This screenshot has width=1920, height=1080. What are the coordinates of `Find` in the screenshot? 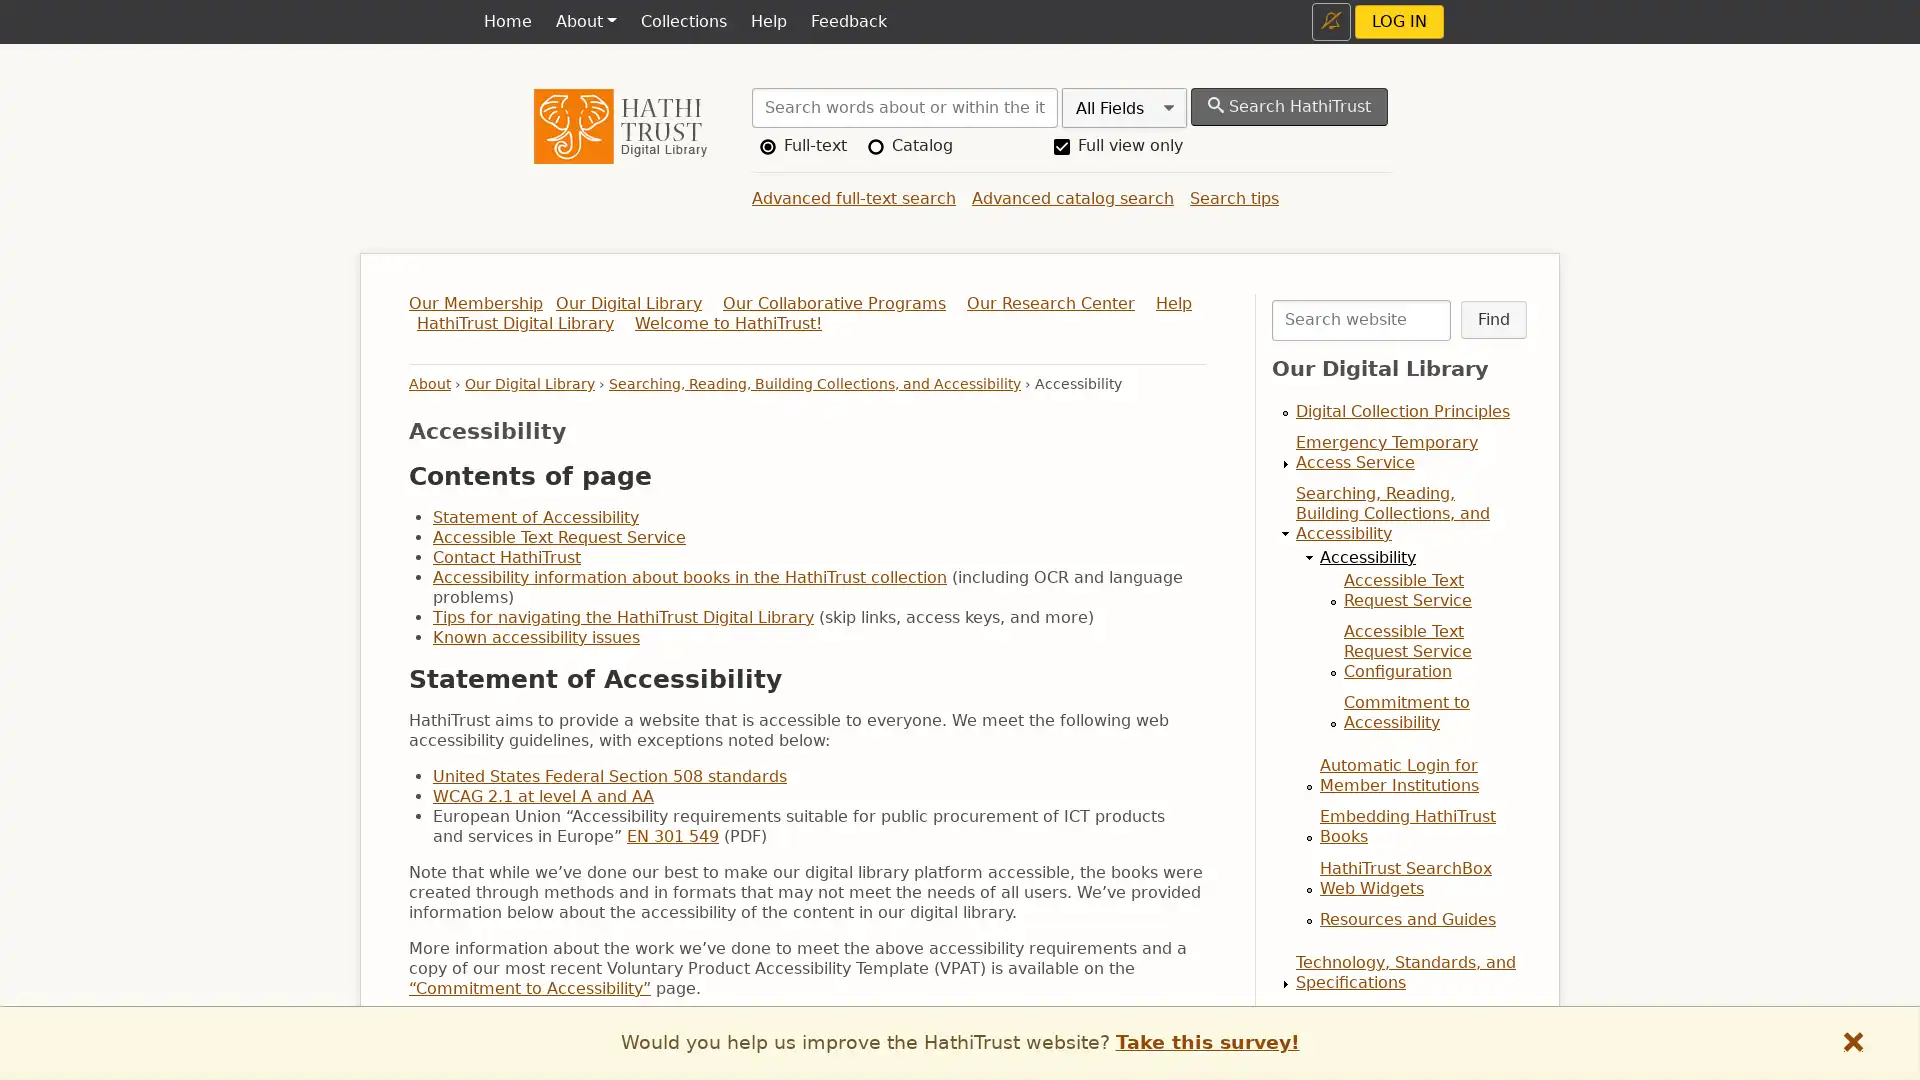 It's located at (1492, 319).